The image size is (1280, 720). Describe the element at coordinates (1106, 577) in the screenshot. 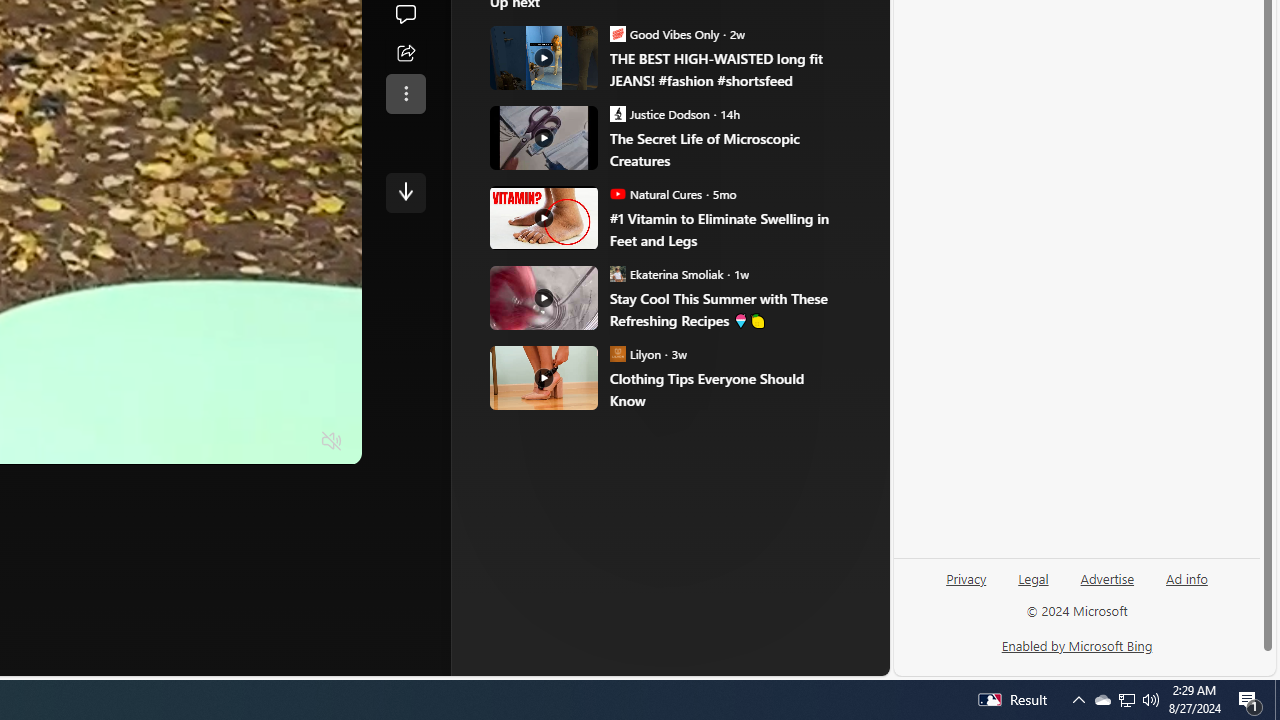

I see `'Advertise'` at that location.